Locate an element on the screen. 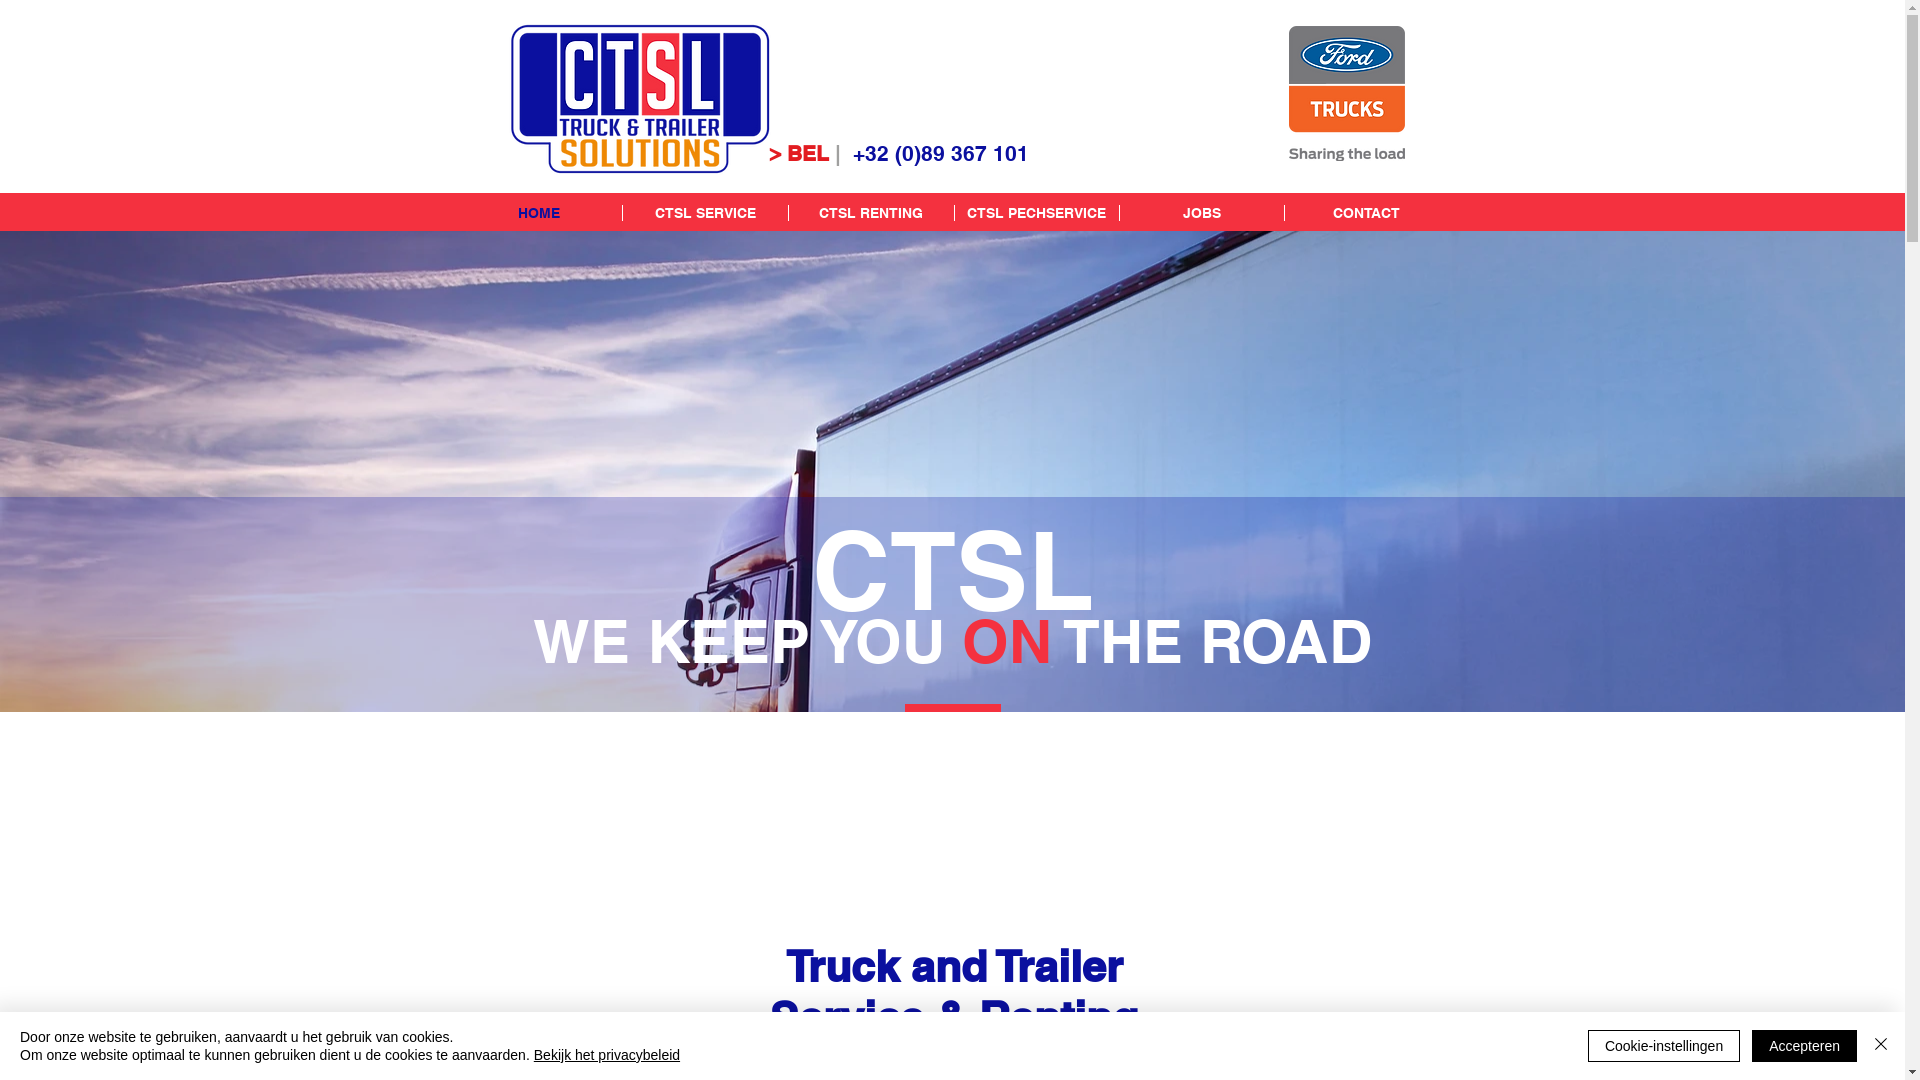 This screenshot has height=1080, width=1920. 'CTSL SERVICE' is located at coordinates (705, 212).